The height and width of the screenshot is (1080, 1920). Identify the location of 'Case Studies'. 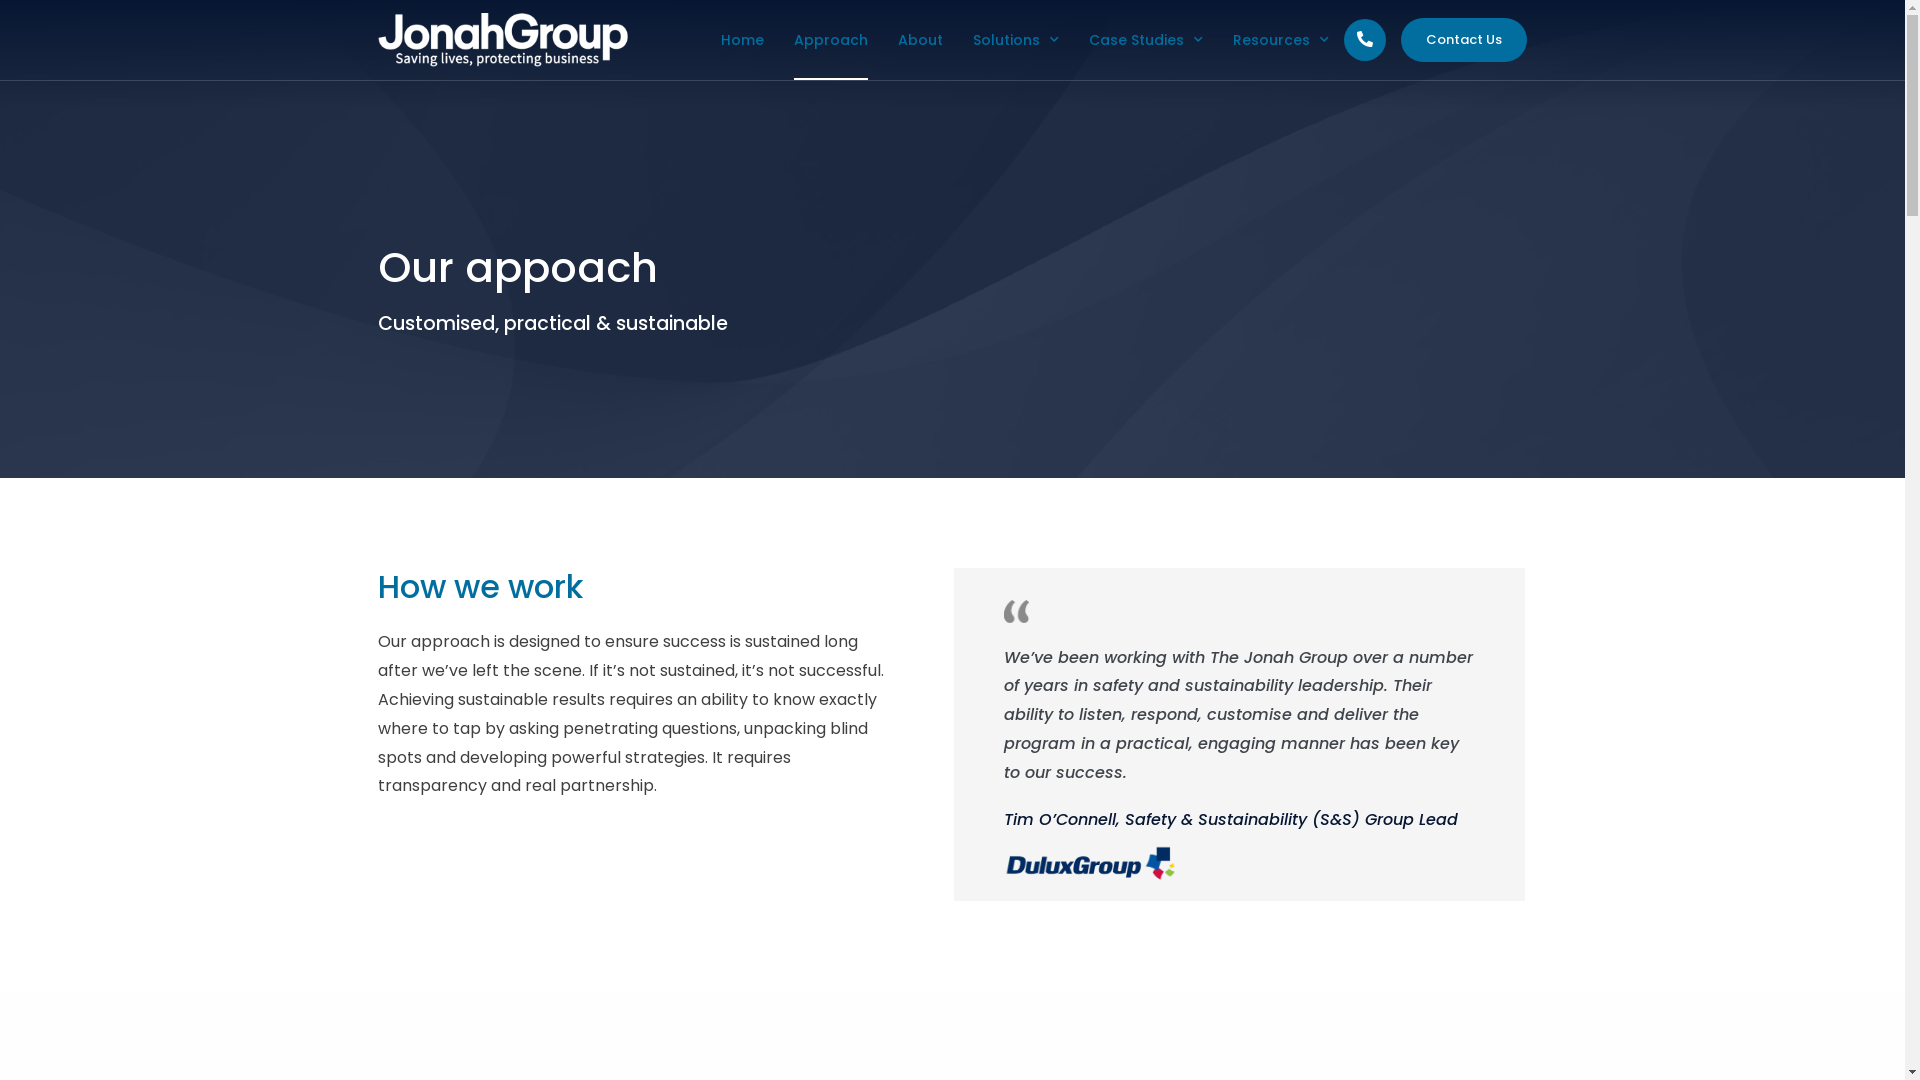
(1146, 39).